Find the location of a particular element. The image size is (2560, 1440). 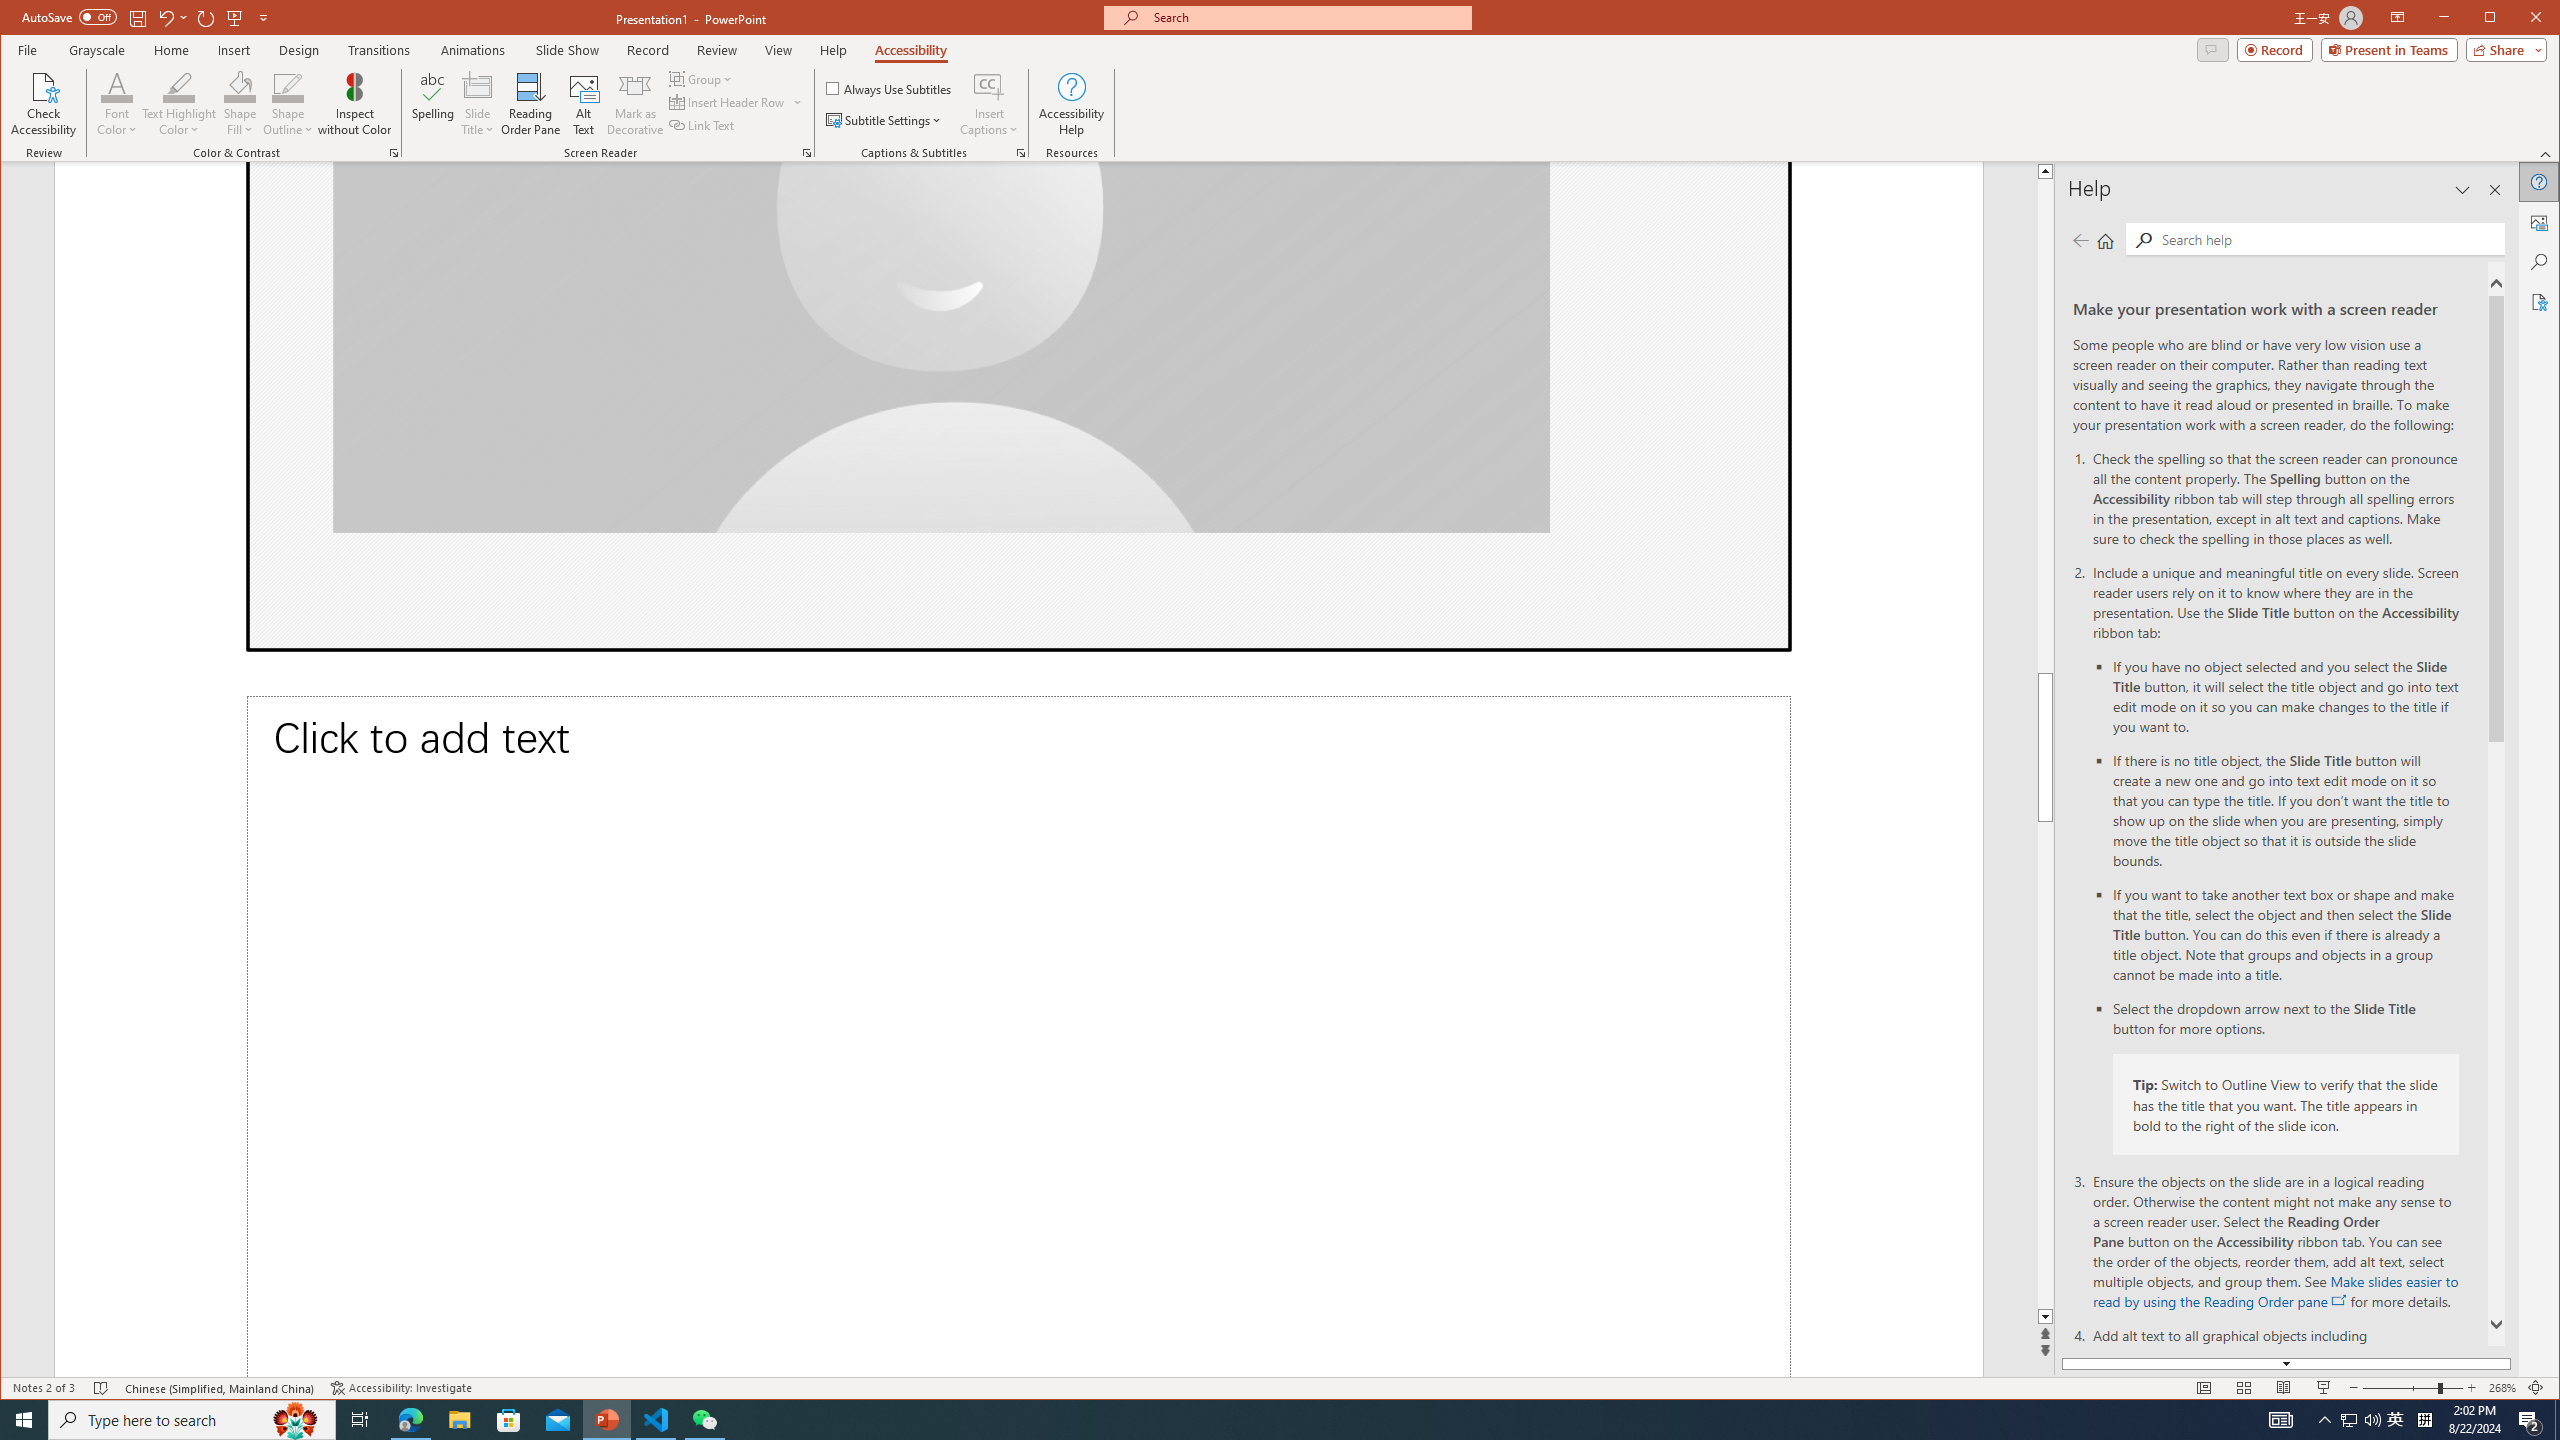

'Captions & Subtitles' is located at coordinates (1020, 153).